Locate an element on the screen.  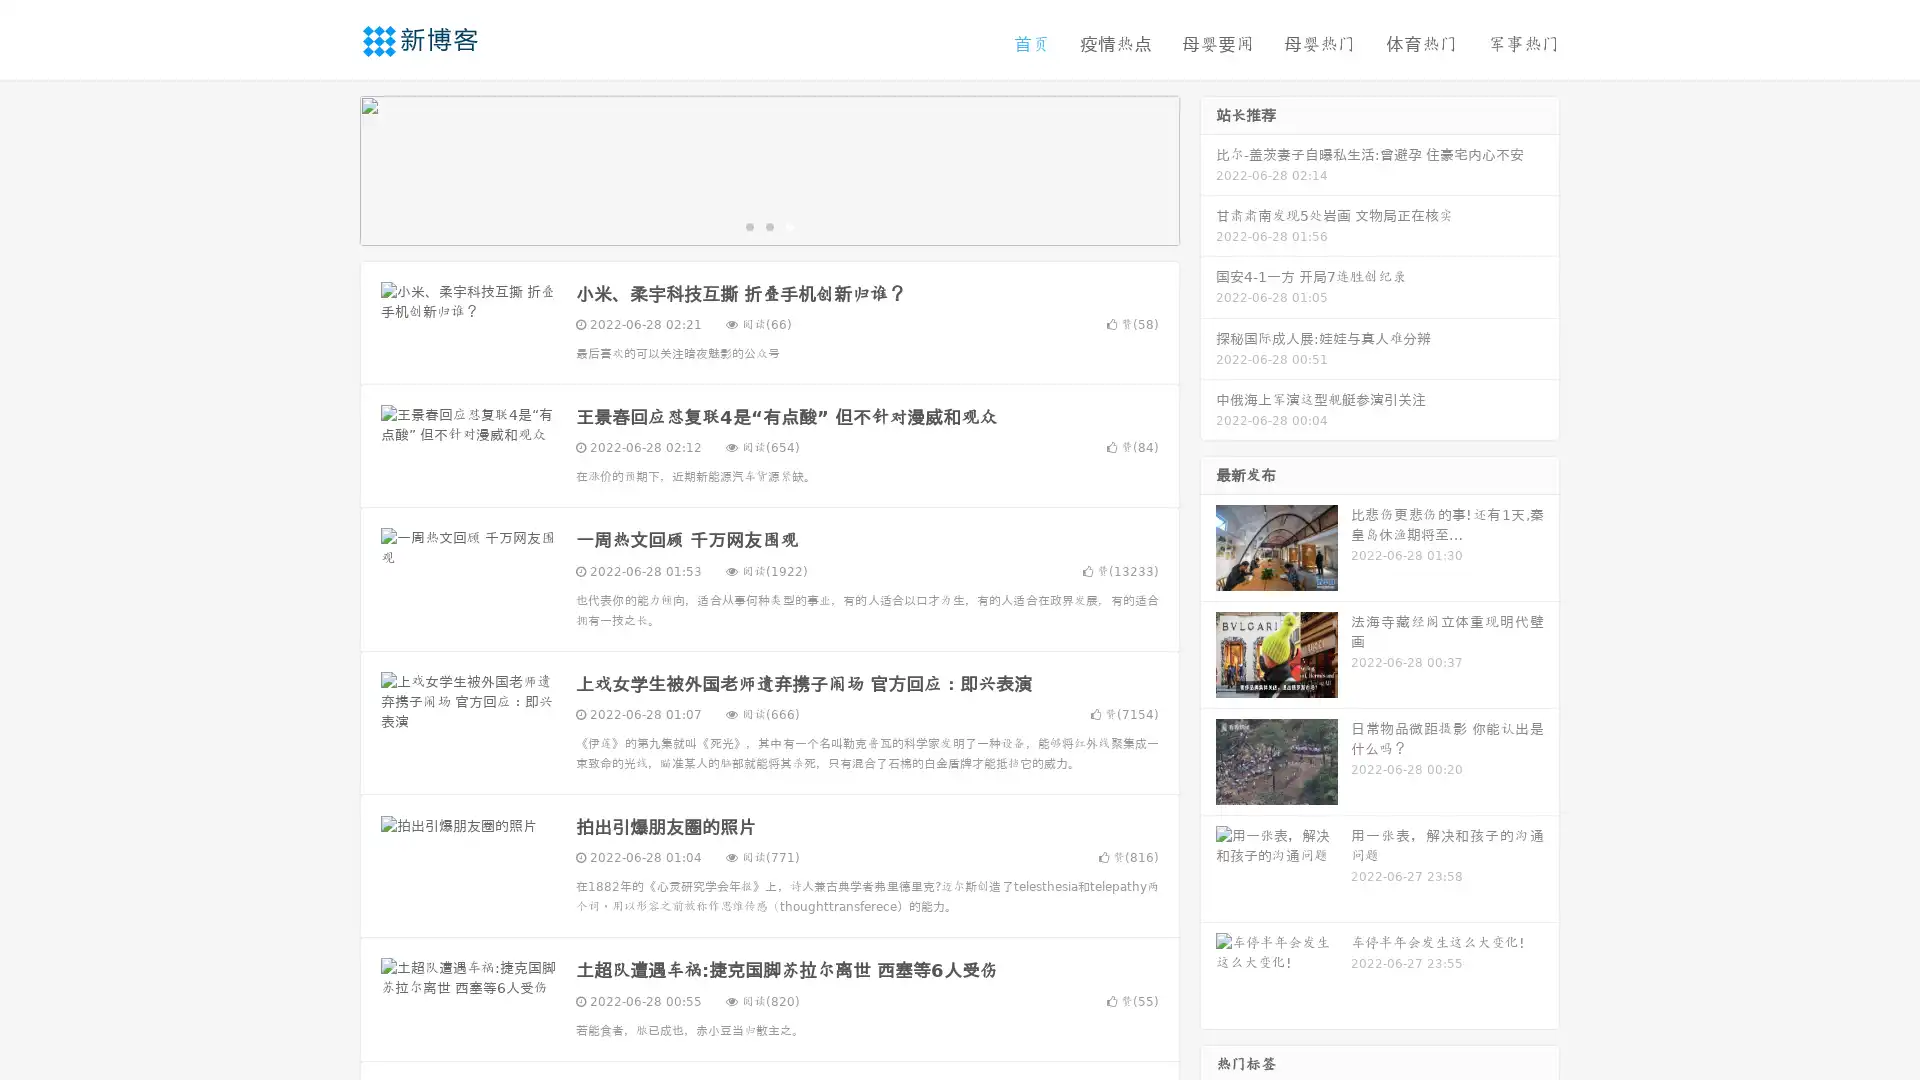
Go to slide 1 is located at coordinates (748, 225).